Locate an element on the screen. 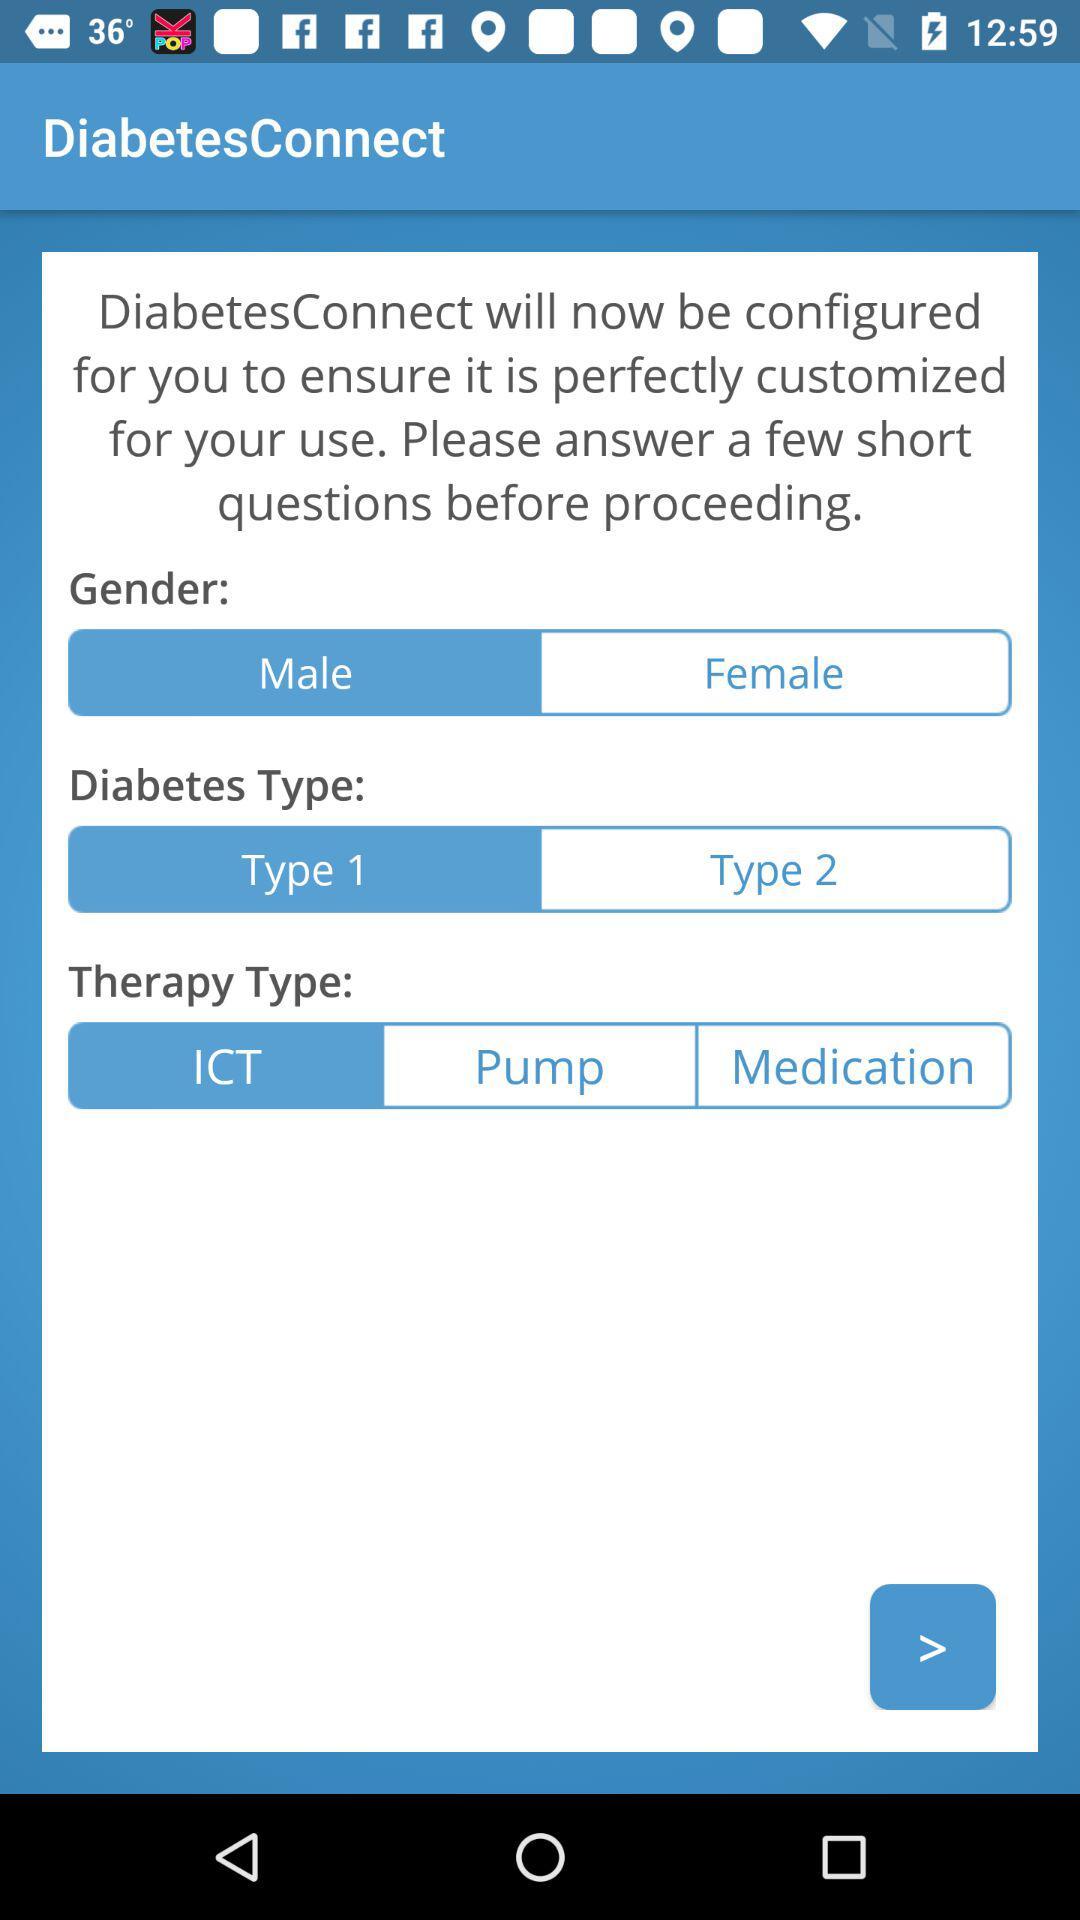  item below the type 1 item is located at coordinates (538, 1064).